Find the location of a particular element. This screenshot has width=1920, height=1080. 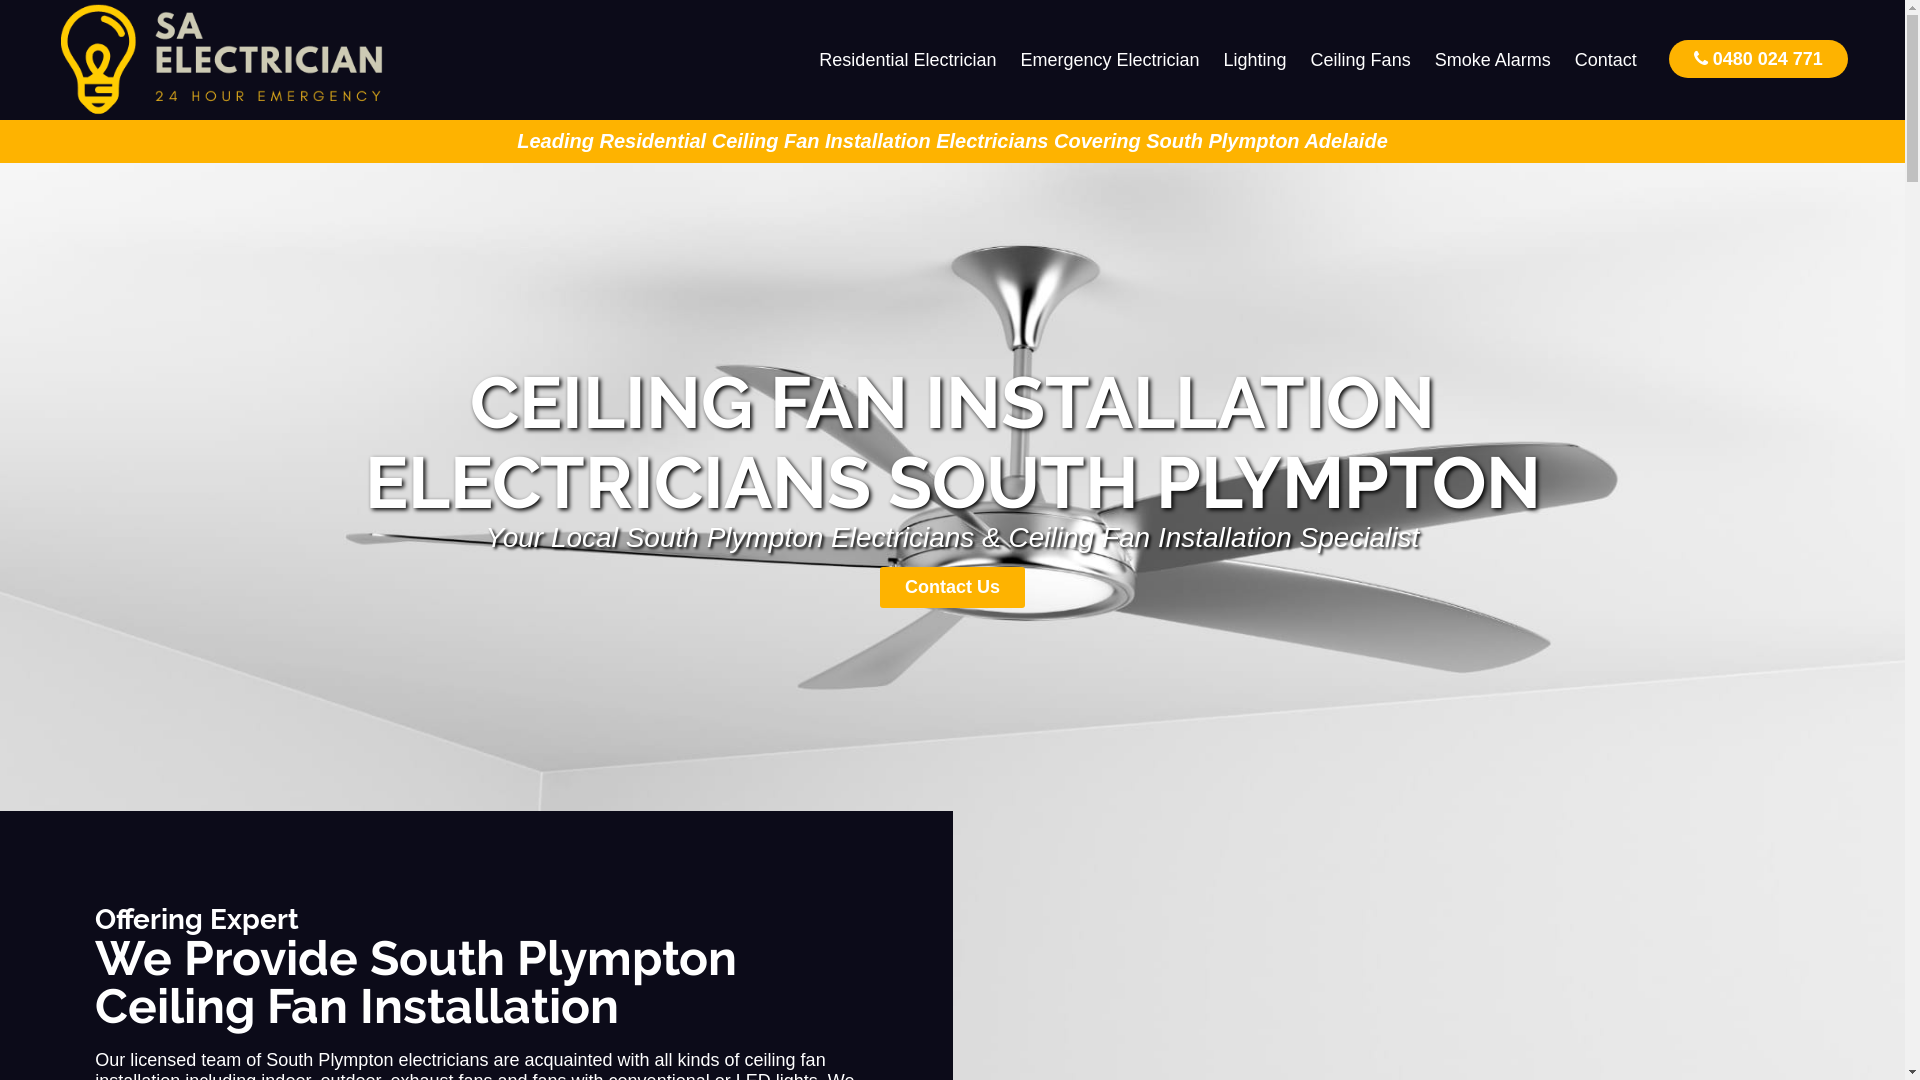

'Residential Electrician' is located at coordinates (806, 59).